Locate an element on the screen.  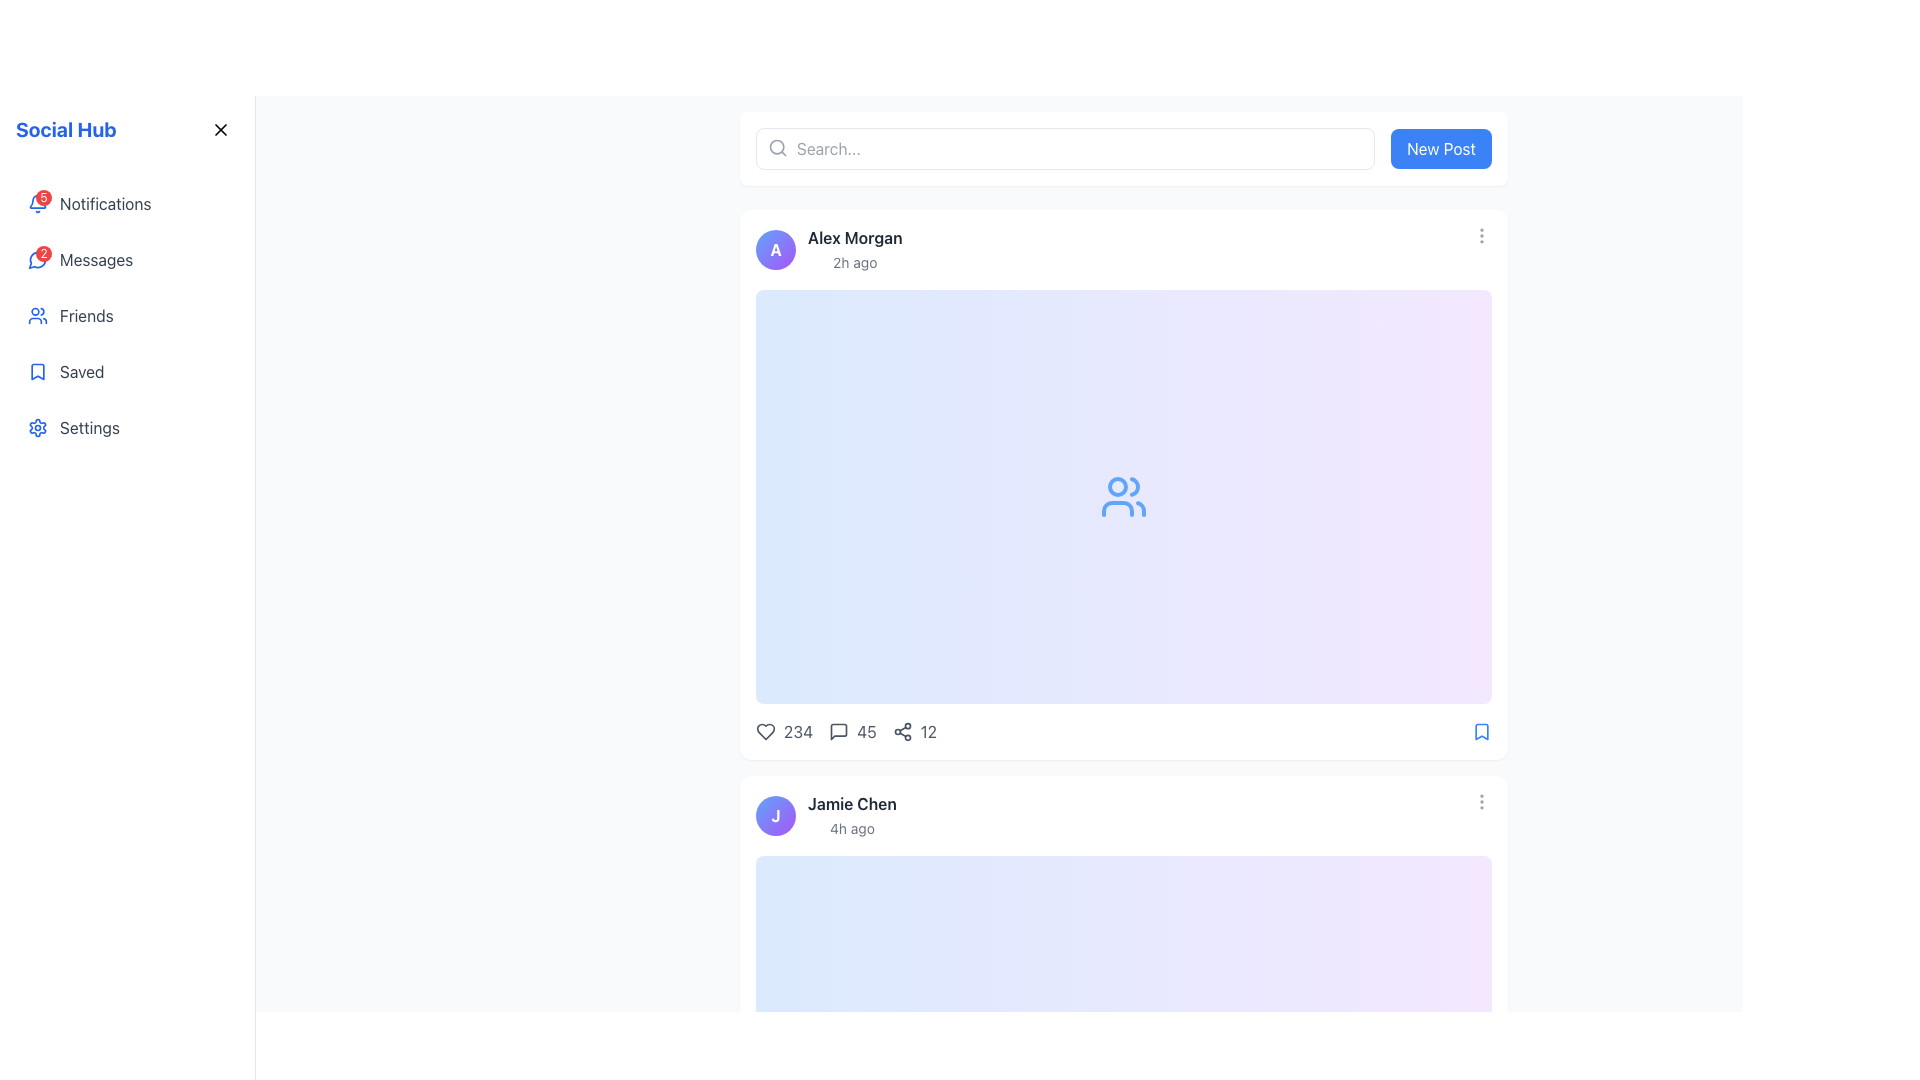
the 'Notifications' text label in the sidebar menu, which is displayed in gray color and aligned to the right of the notification bell icon with a red badge is located at coordinates (104, 204).